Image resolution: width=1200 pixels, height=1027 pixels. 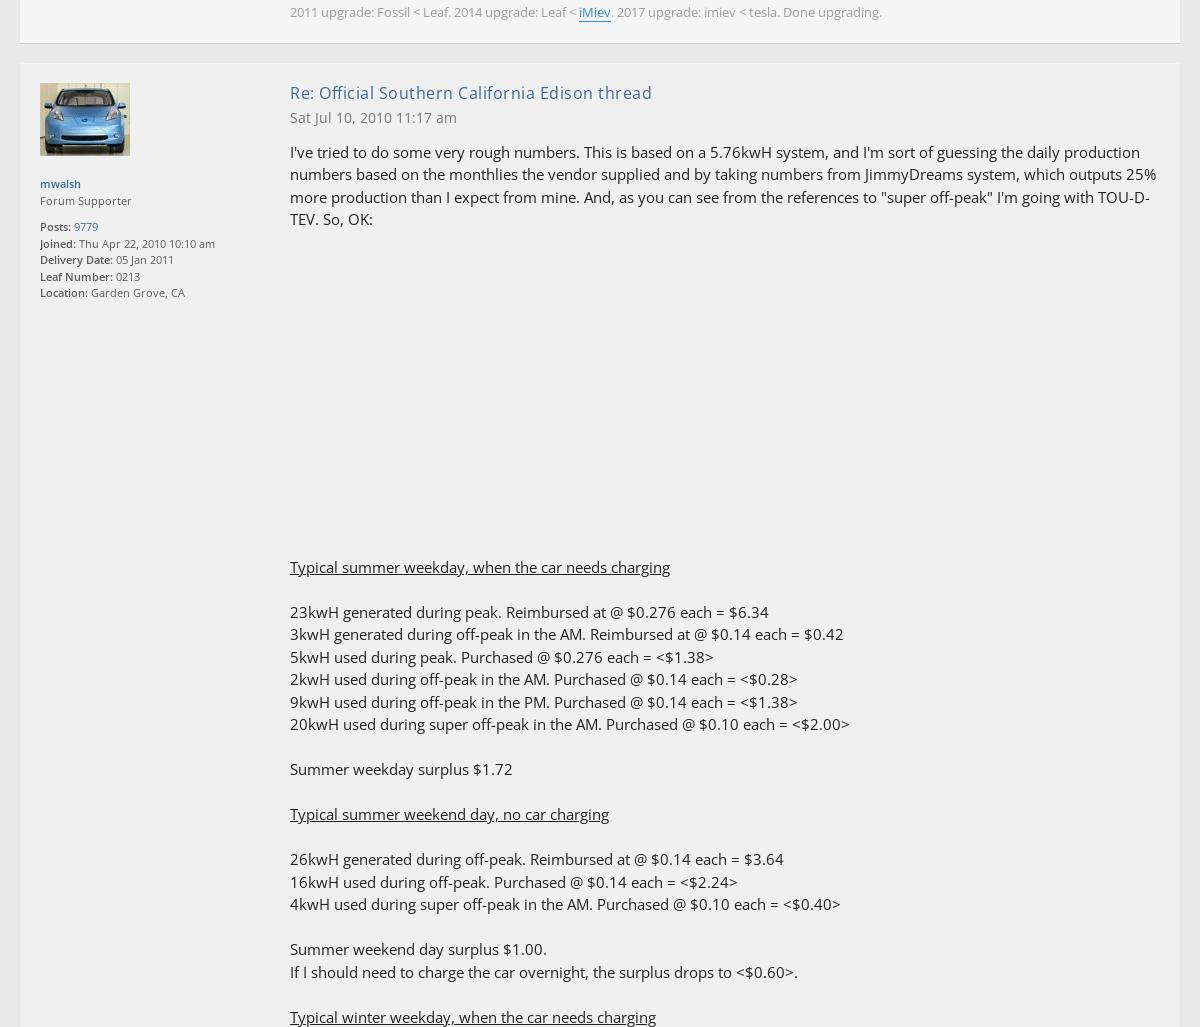 What do you see at coordinates (289, 12) in the screenshot?
I see `'2011 upgrade: Fossil < Leaf. 2014 upgrade: Leaf <'` at bounding box center [289, 12].